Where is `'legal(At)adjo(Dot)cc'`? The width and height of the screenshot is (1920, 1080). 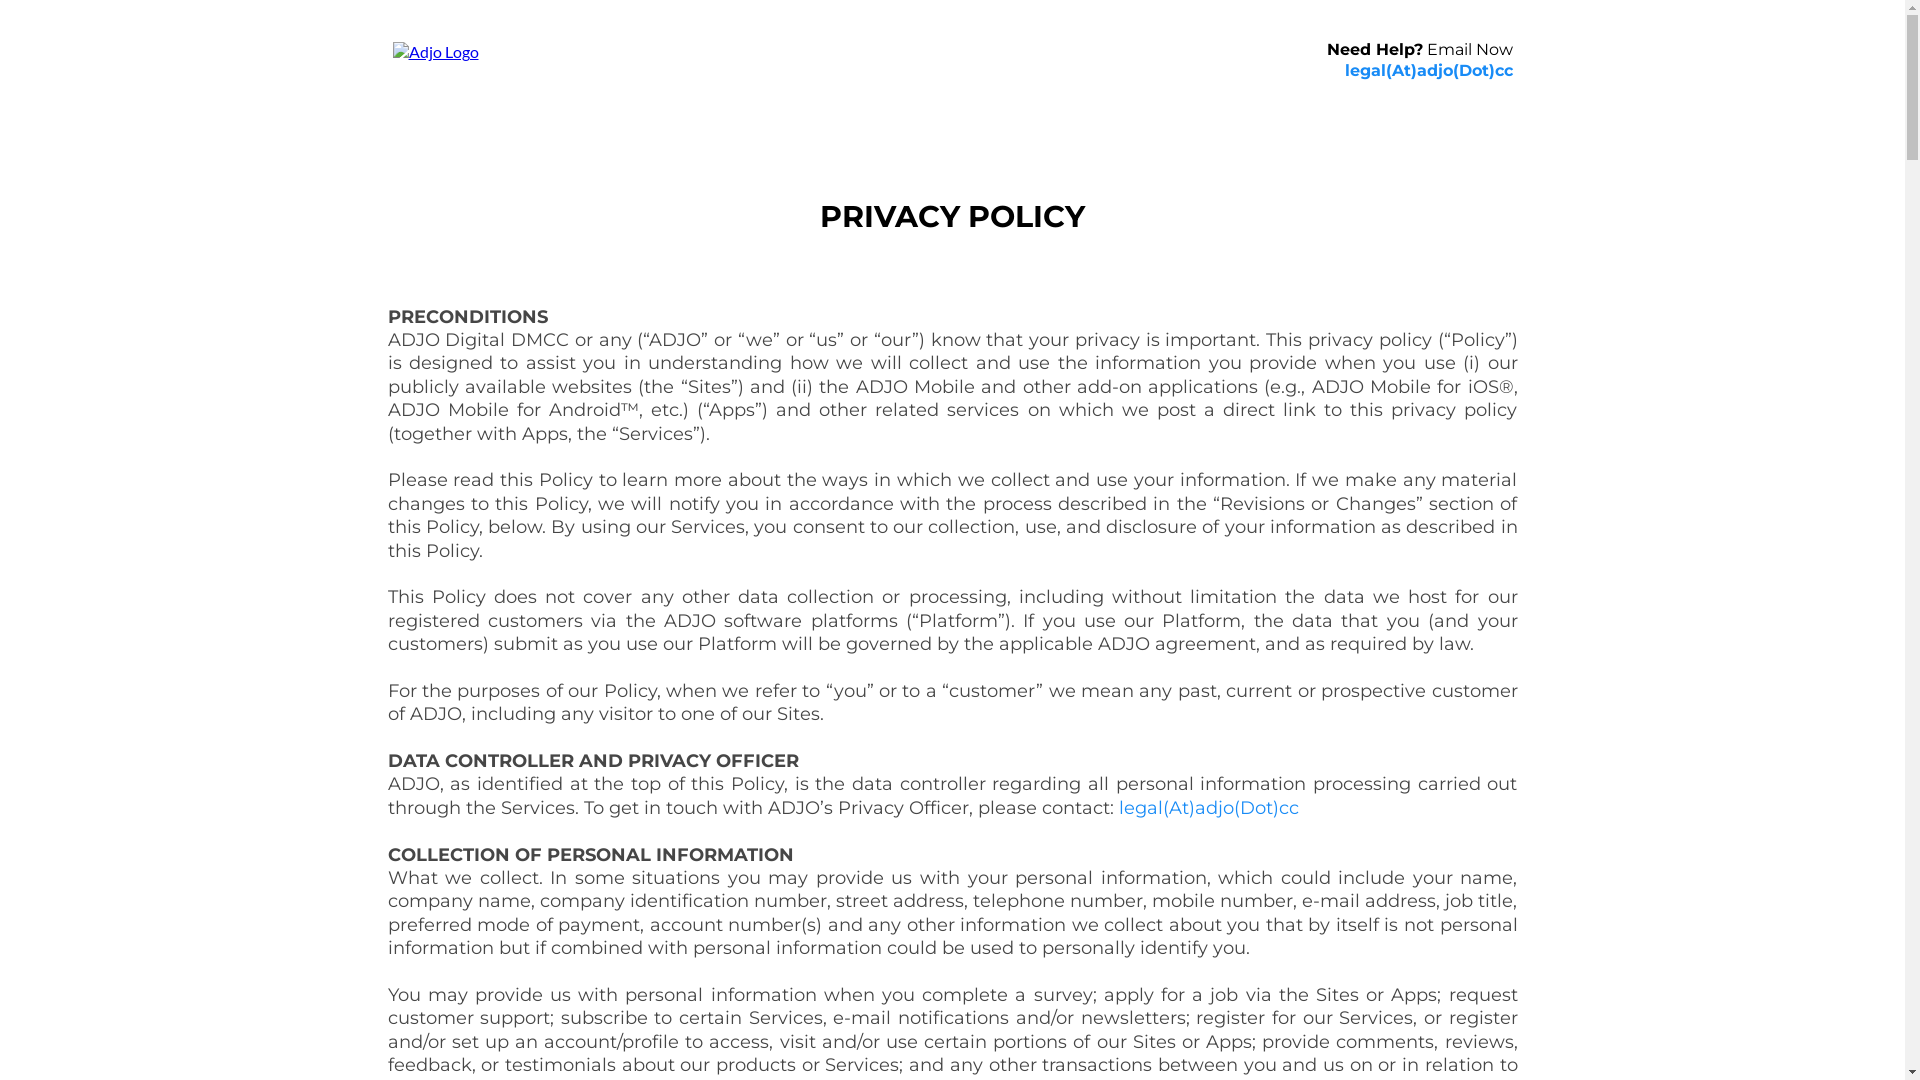
'legal(At)adjo(Dot)cc' is located at coordinates (1344, 69).